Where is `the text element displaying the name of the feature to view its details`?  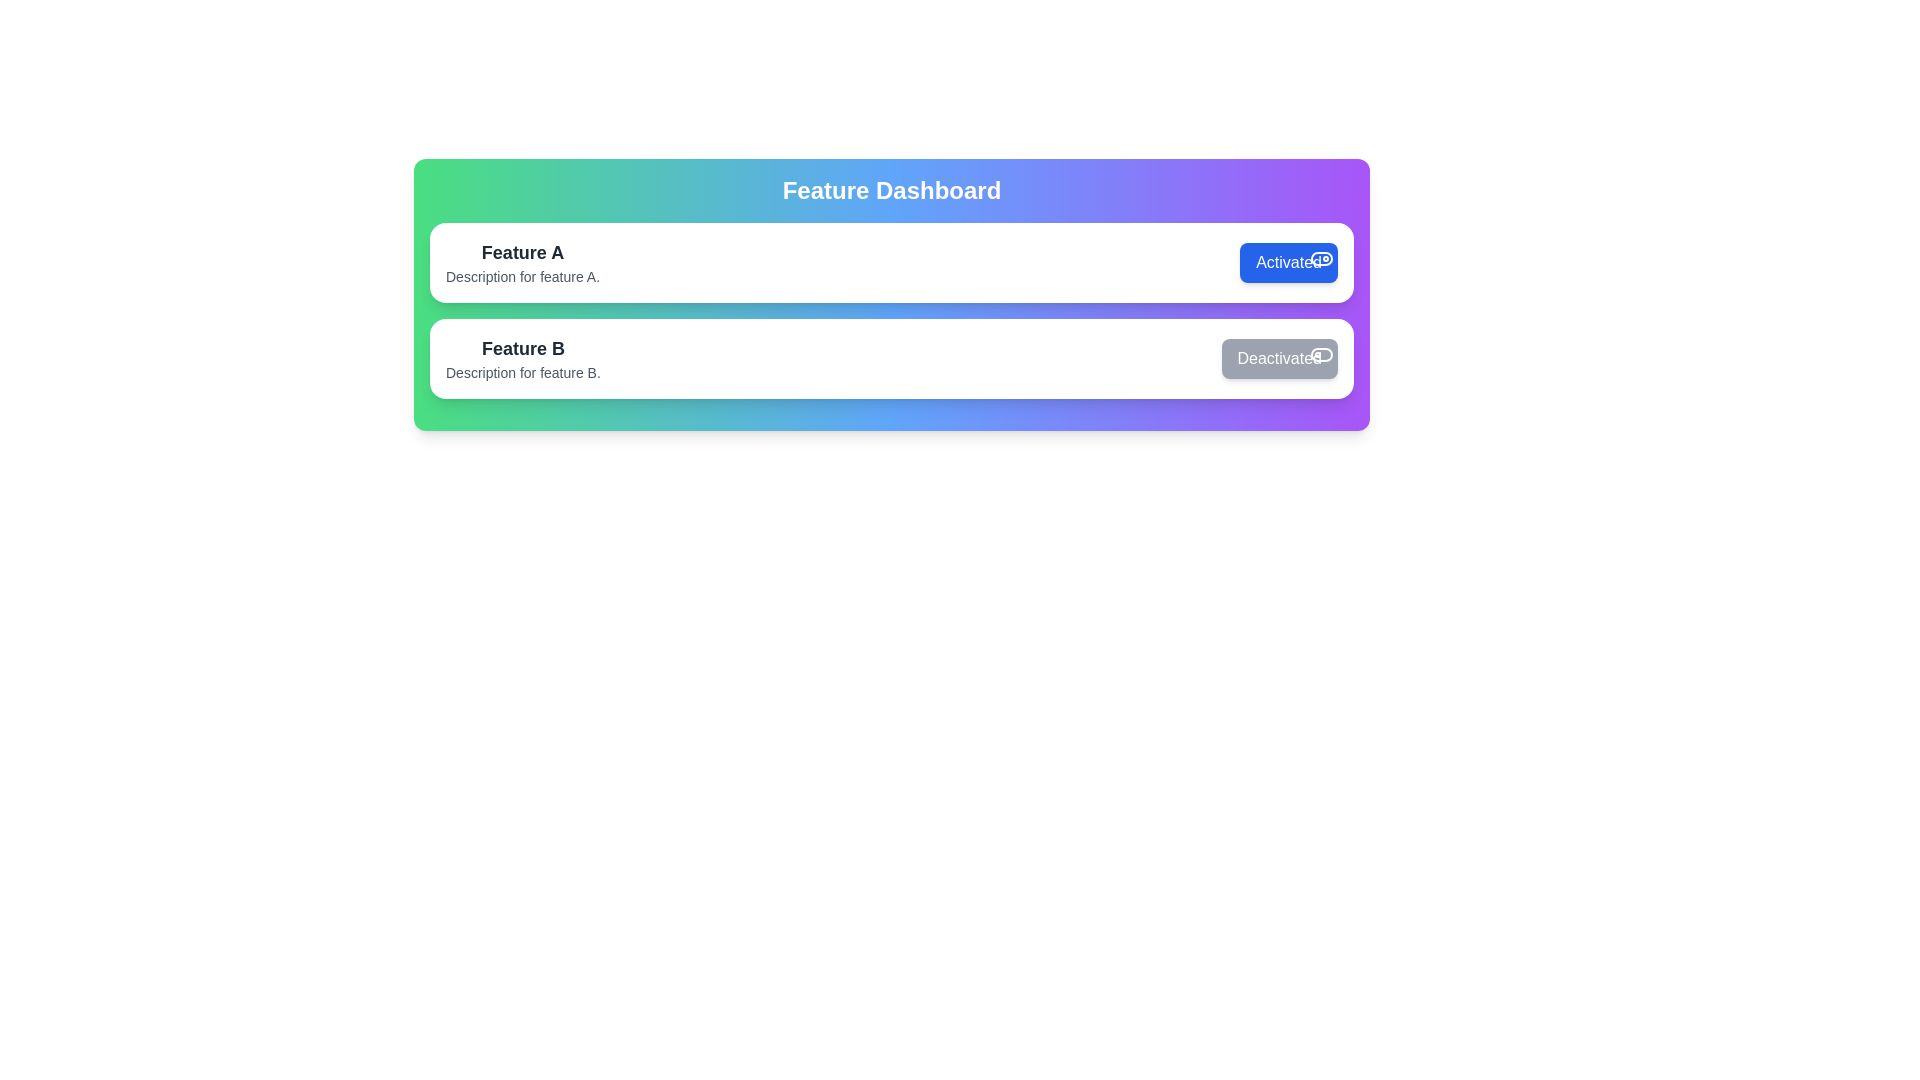 the text element displaying the name of the feature to view its details is located at coordinates (523, 252).